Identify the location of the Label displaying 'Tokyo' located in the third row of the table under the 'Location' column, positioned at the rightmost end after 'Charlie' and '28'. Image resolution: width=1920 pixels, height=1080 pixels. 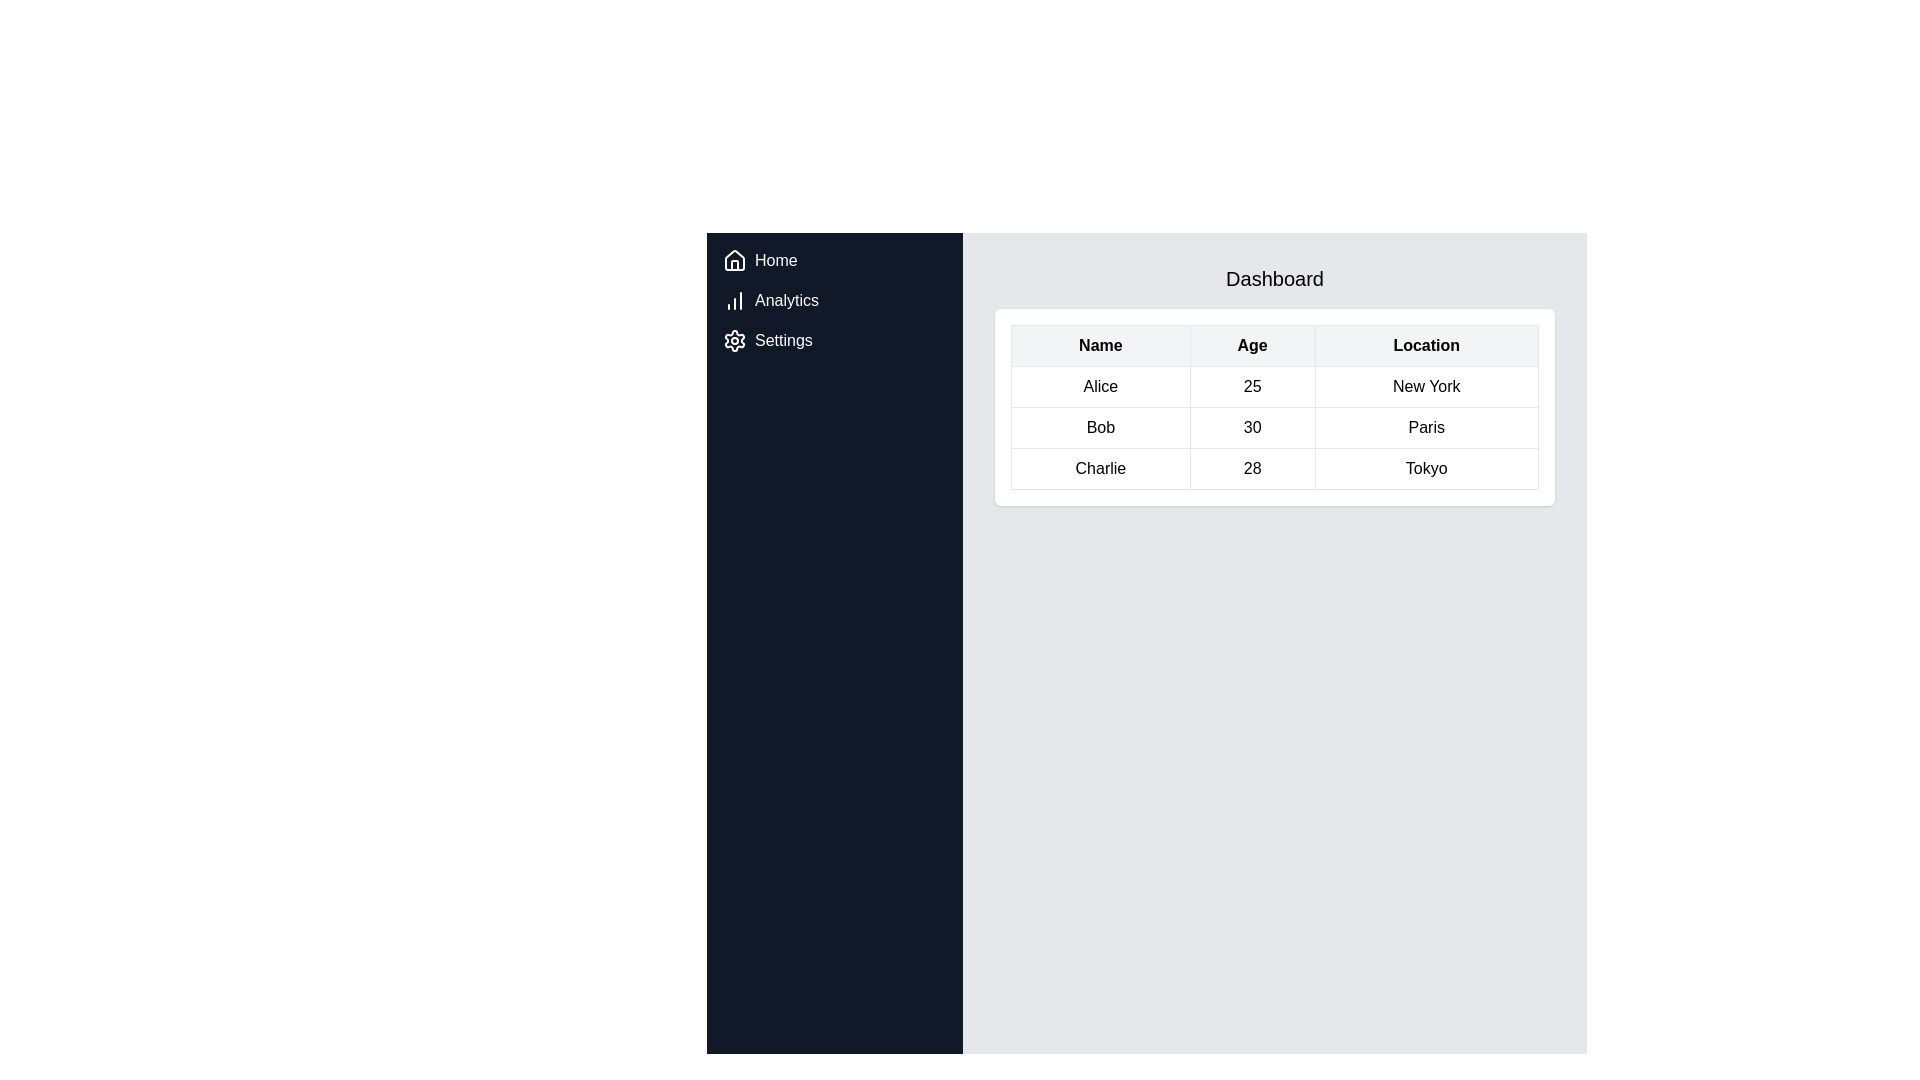
(1425, 469).